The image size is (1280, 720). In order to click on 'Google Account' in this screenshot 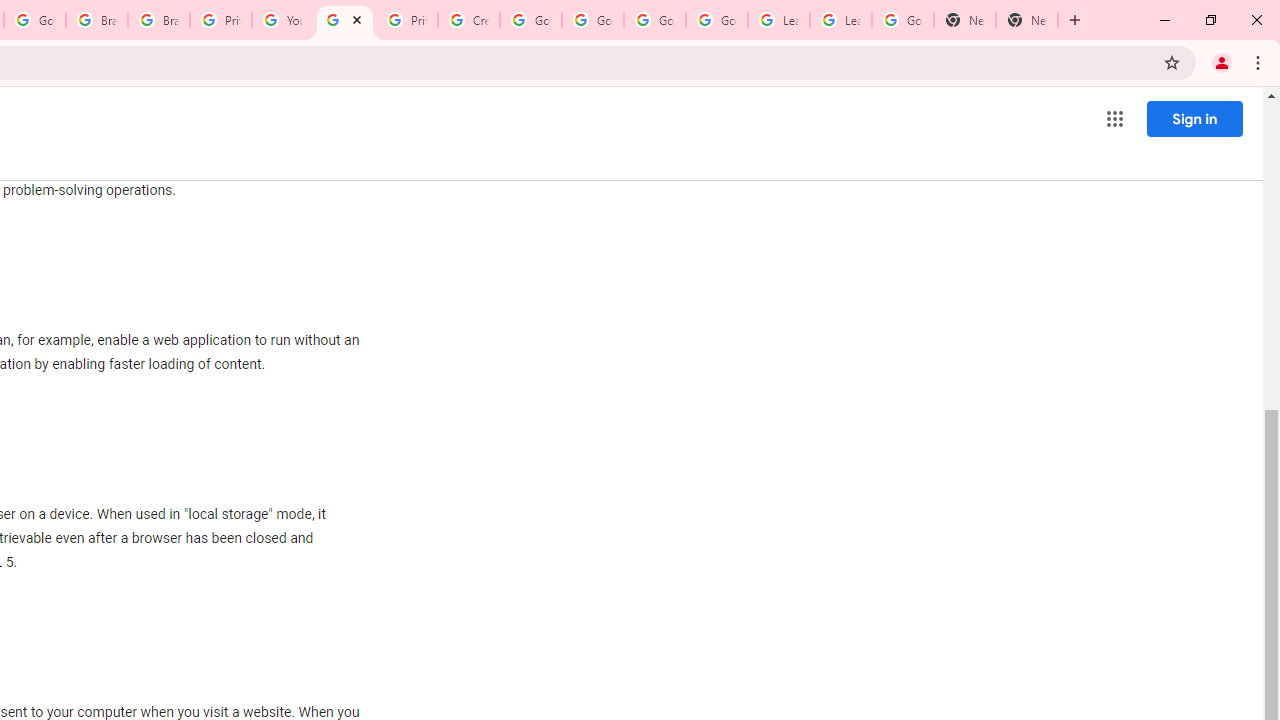, I will do `click(902, 20)`.